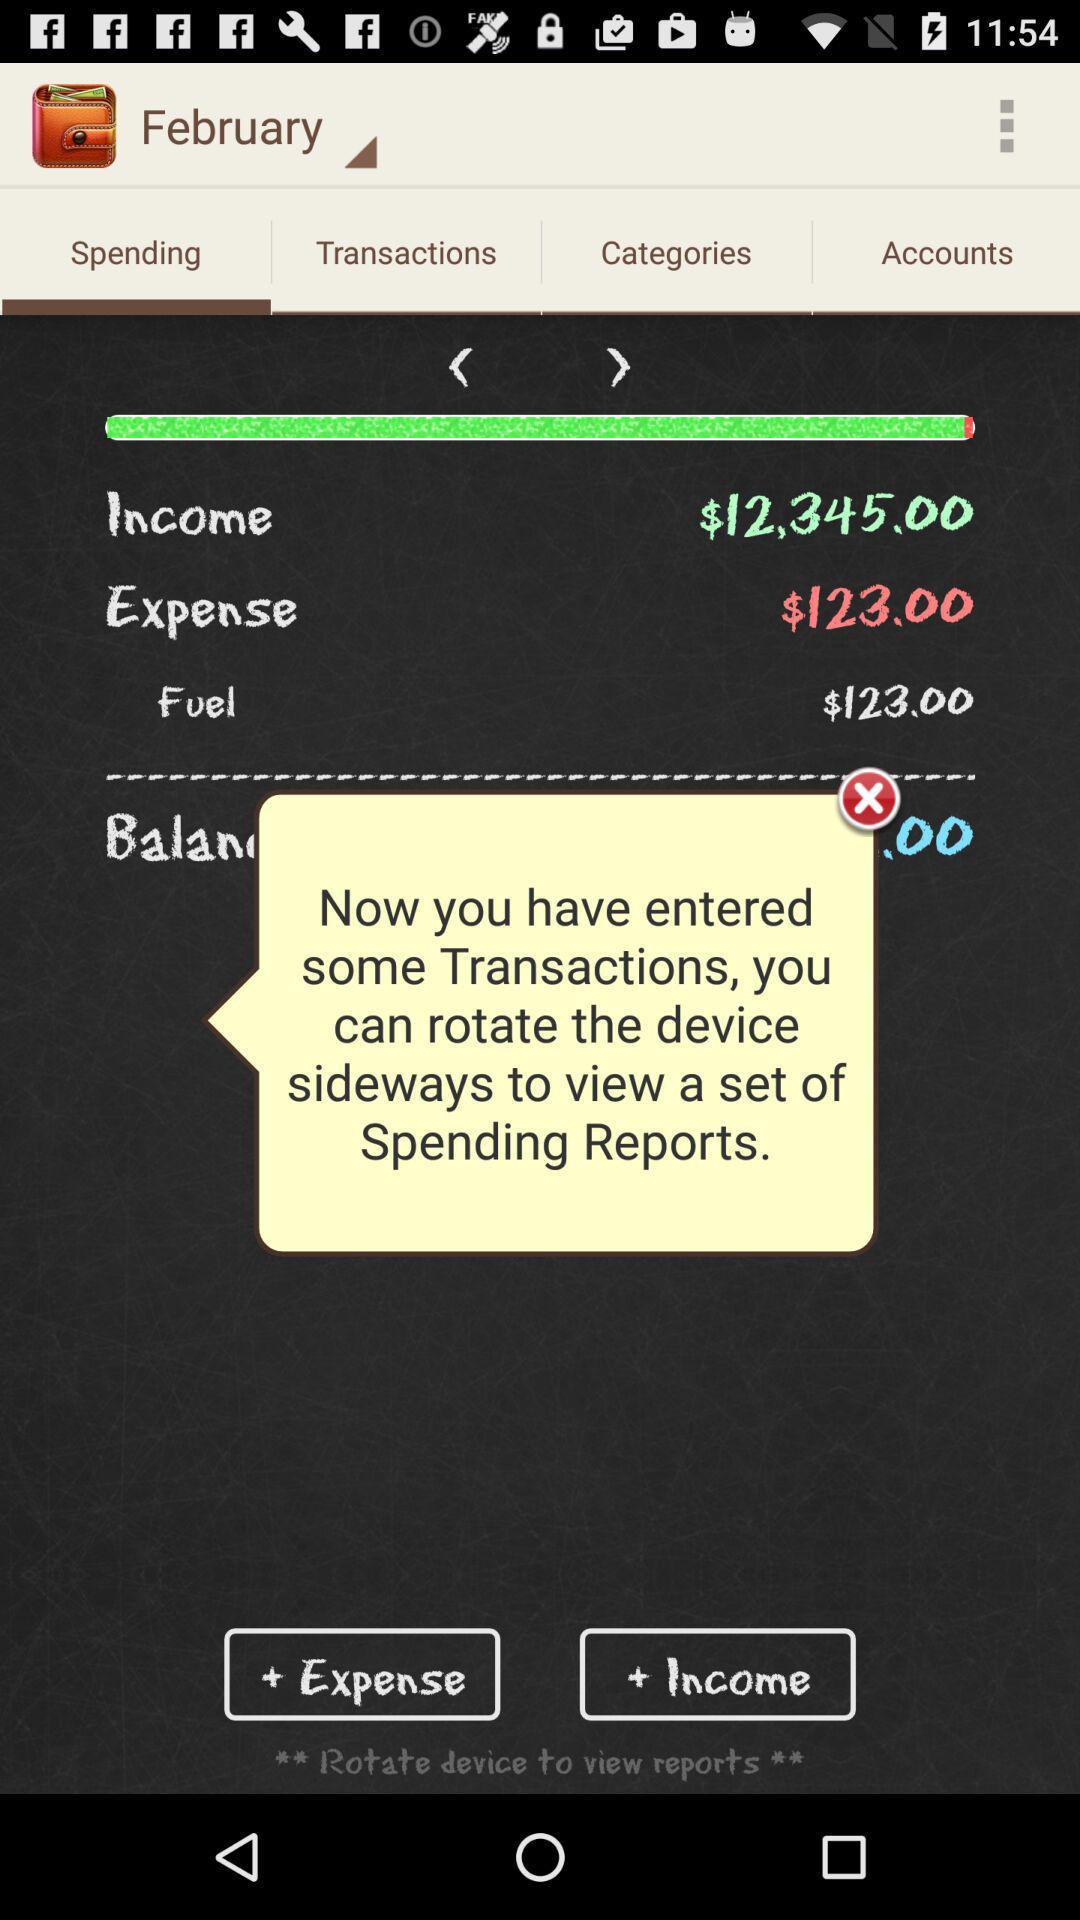 The width and height of the screenshot is (1080, 1920). Describe the element at coordinates (868, 854) in the screenshot. I see `the close icon` at that location.